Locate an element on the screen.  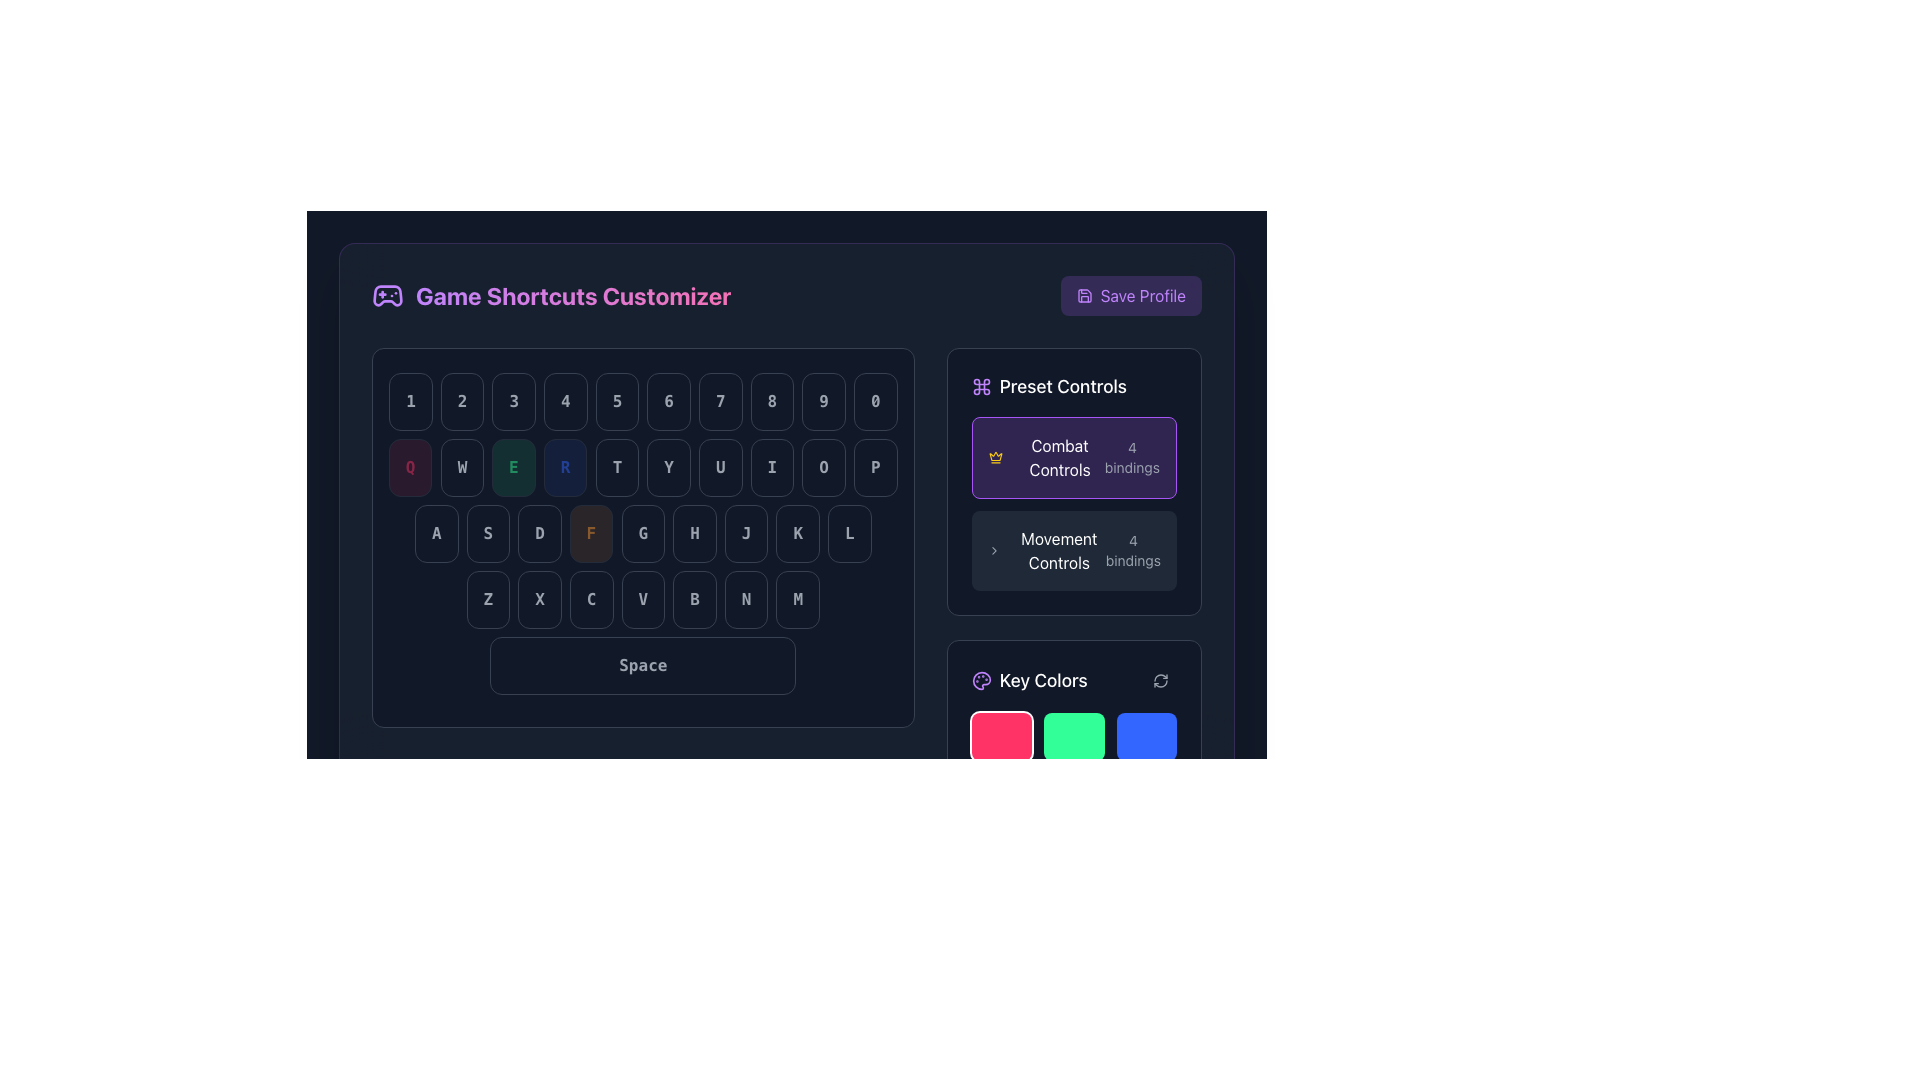
the Label/Header that identifies the section containing 'Combat Controls' and 'Movement Controls' is located at coordinates (1073, 386).